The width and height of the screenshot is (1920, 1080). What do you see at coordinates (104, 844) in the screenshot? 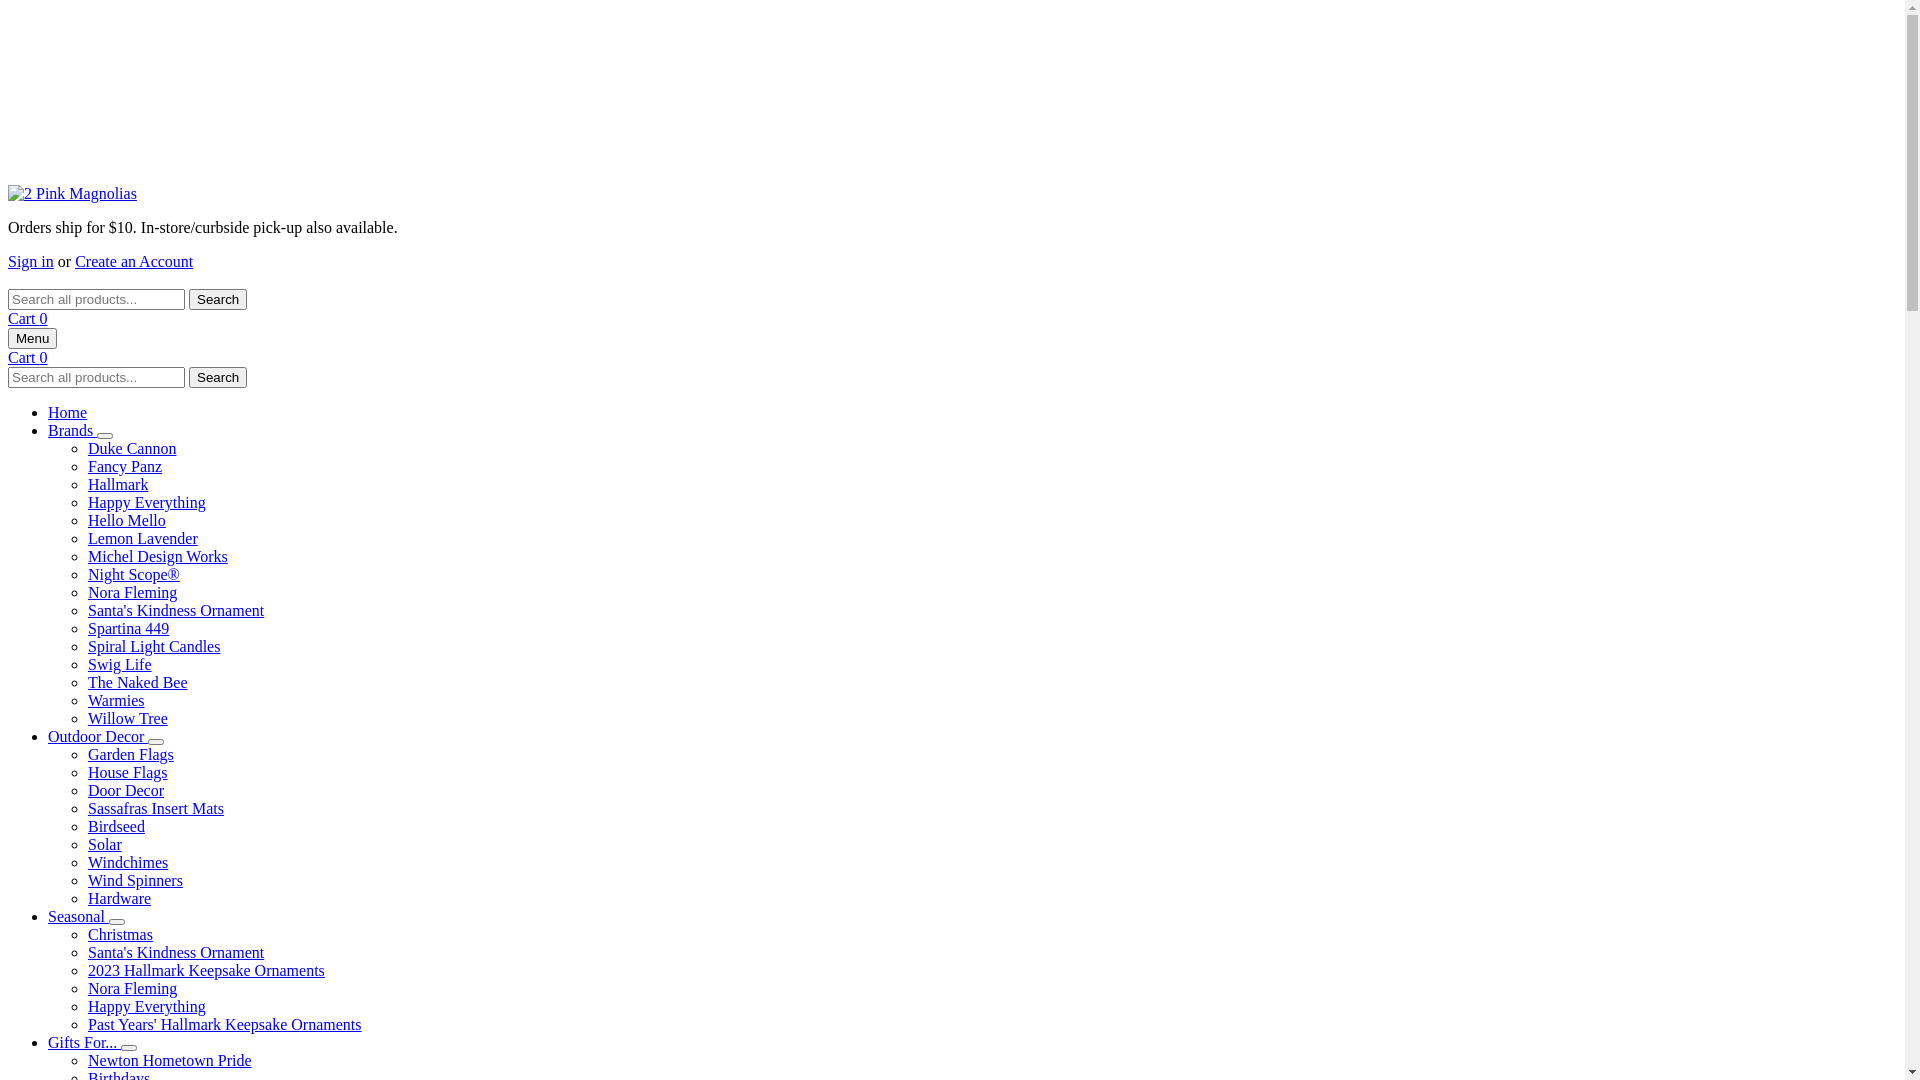
I see `'Solar'` at bounding box center [104, 844].